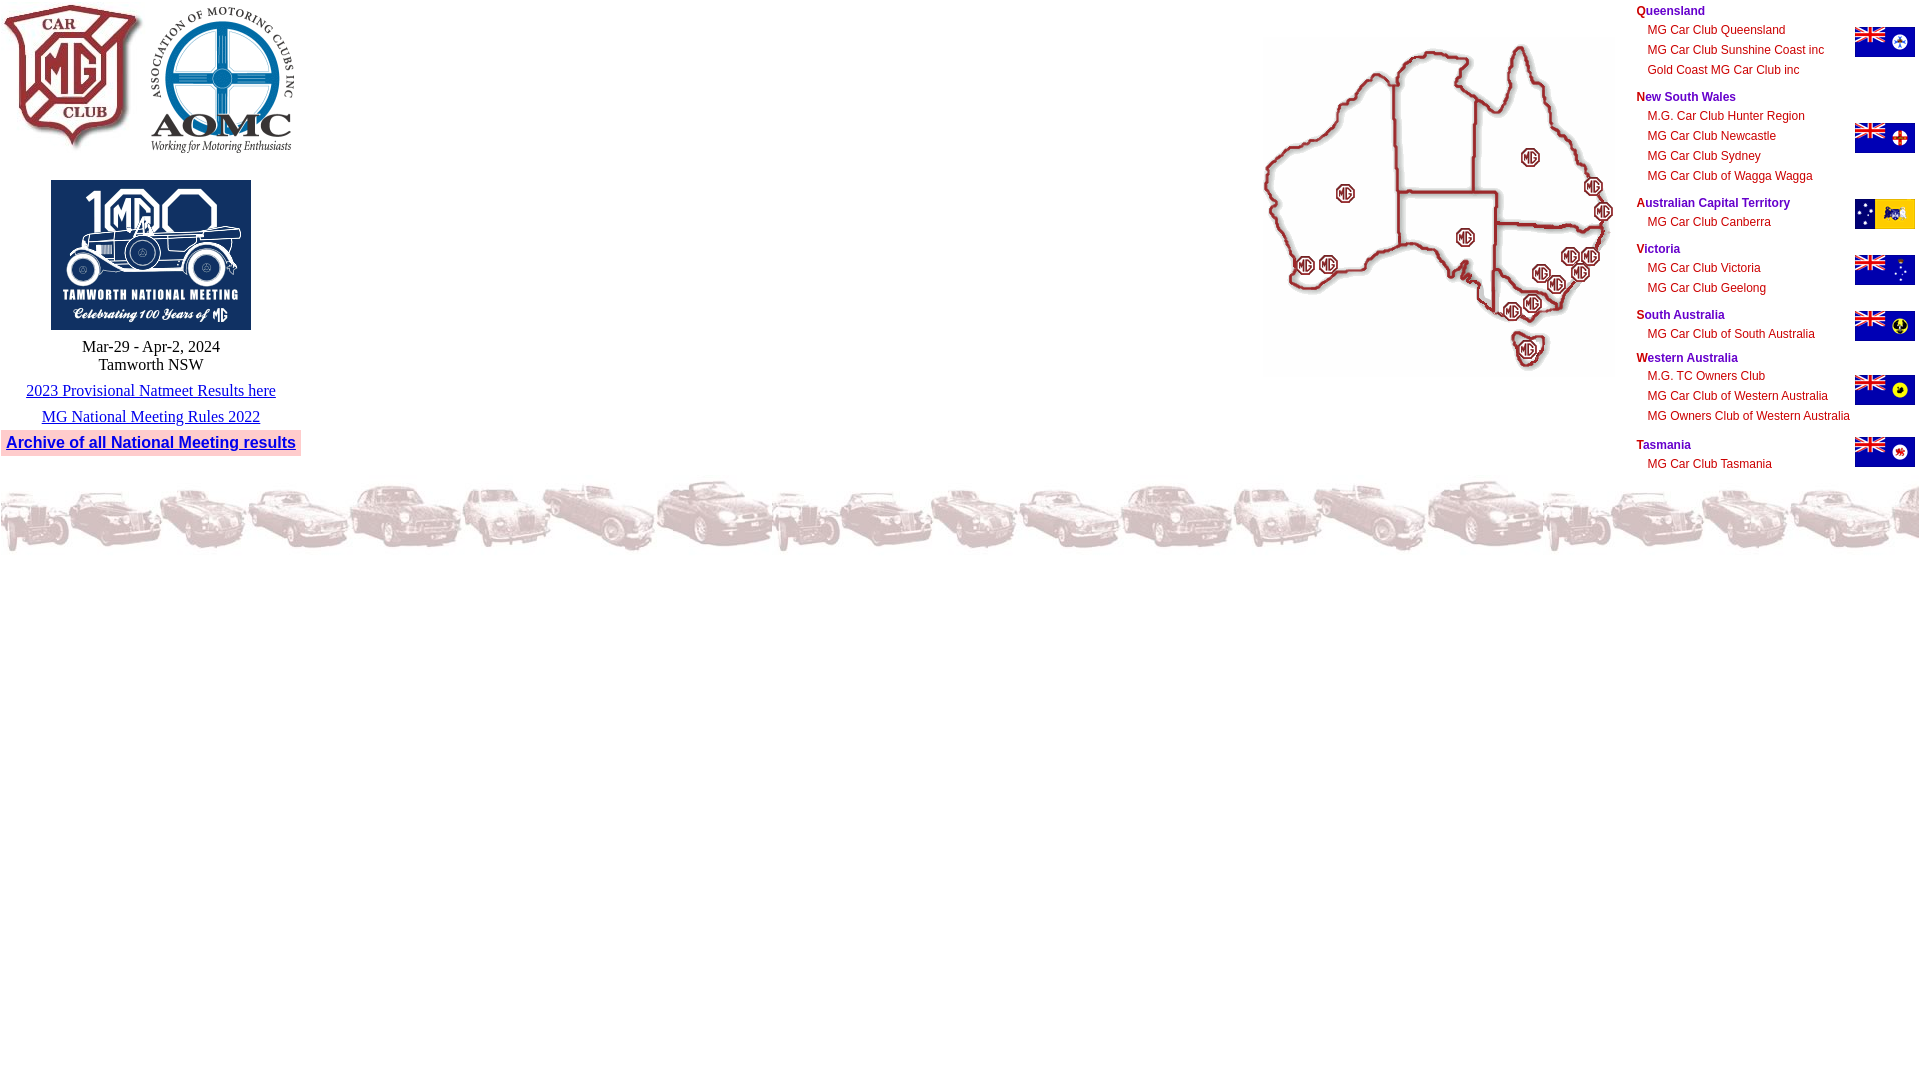  What do you see at coordinates (1702, 266) in the screenshot?
I see `'MG Car Club Victoria'` at bounding box center [1702, 266].